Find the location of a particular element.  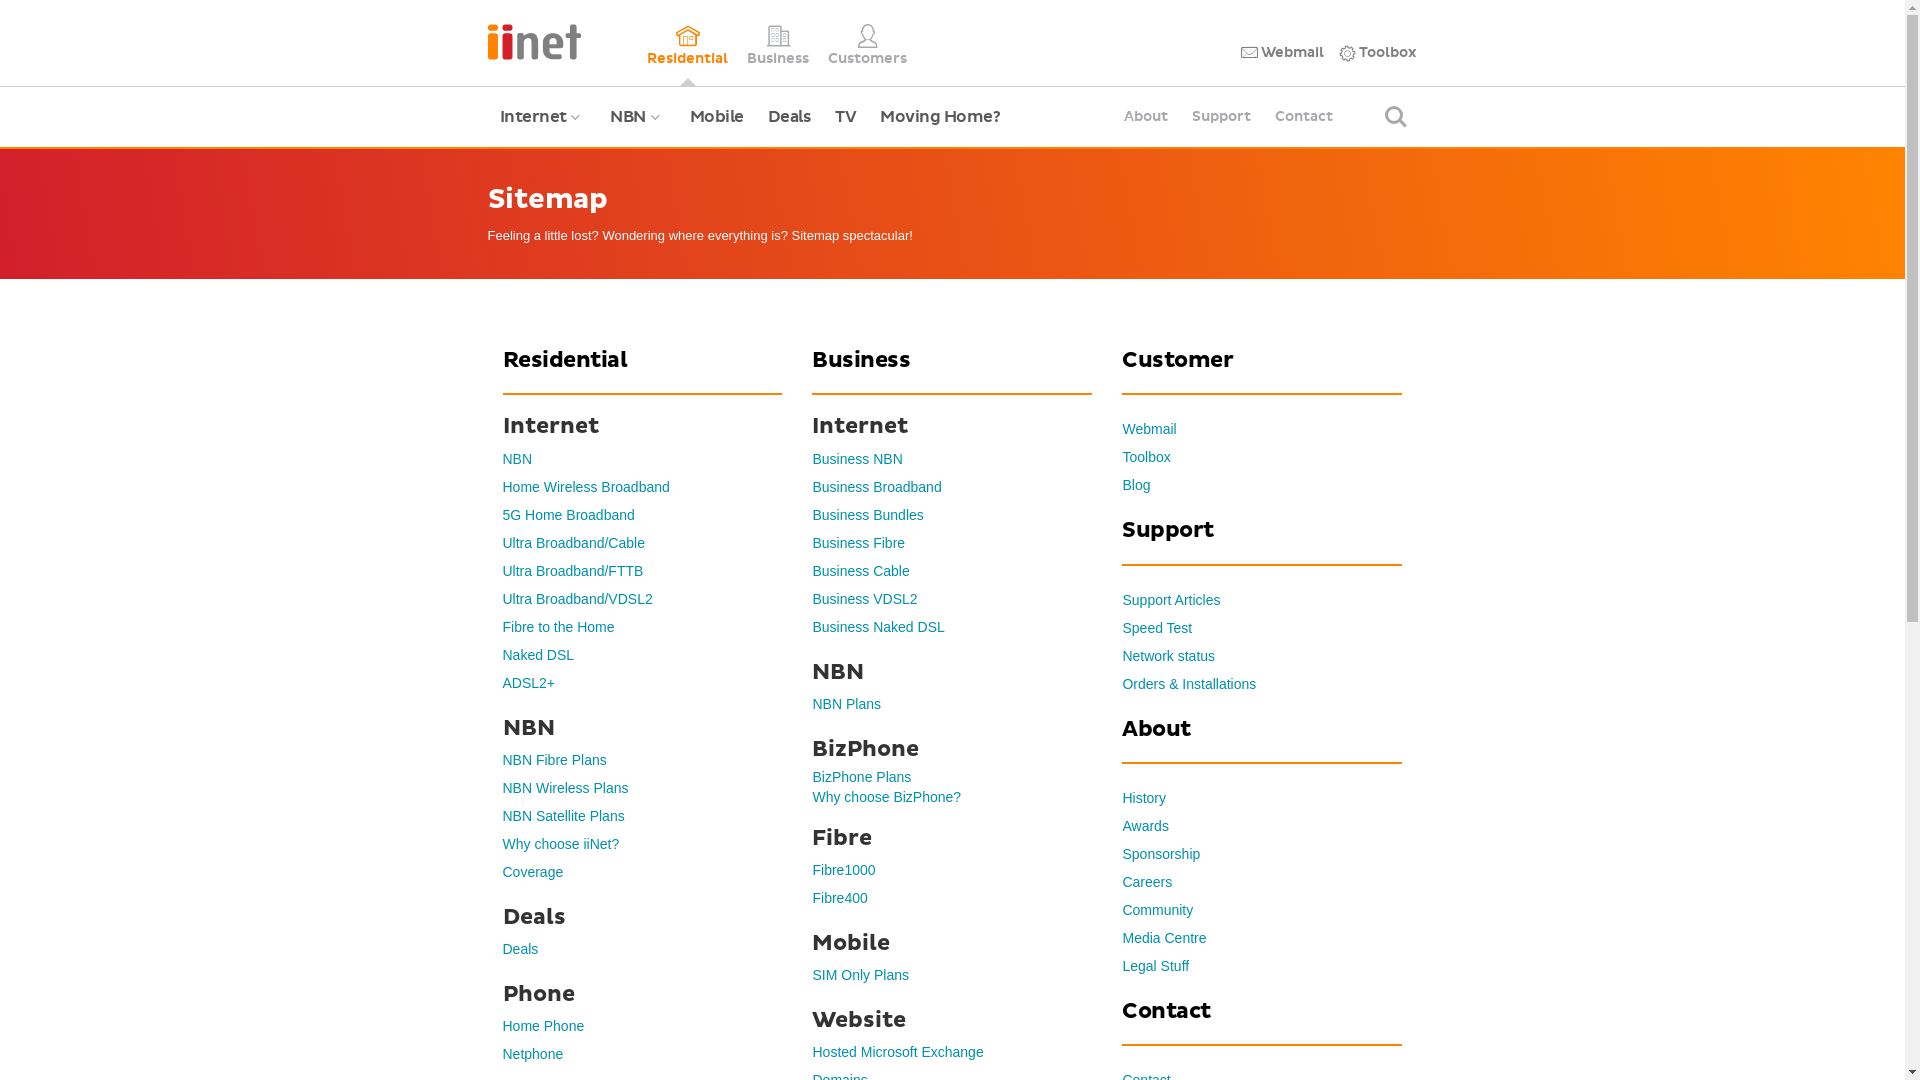

'Business Naked DSL' is located at coordinates (878, 626).